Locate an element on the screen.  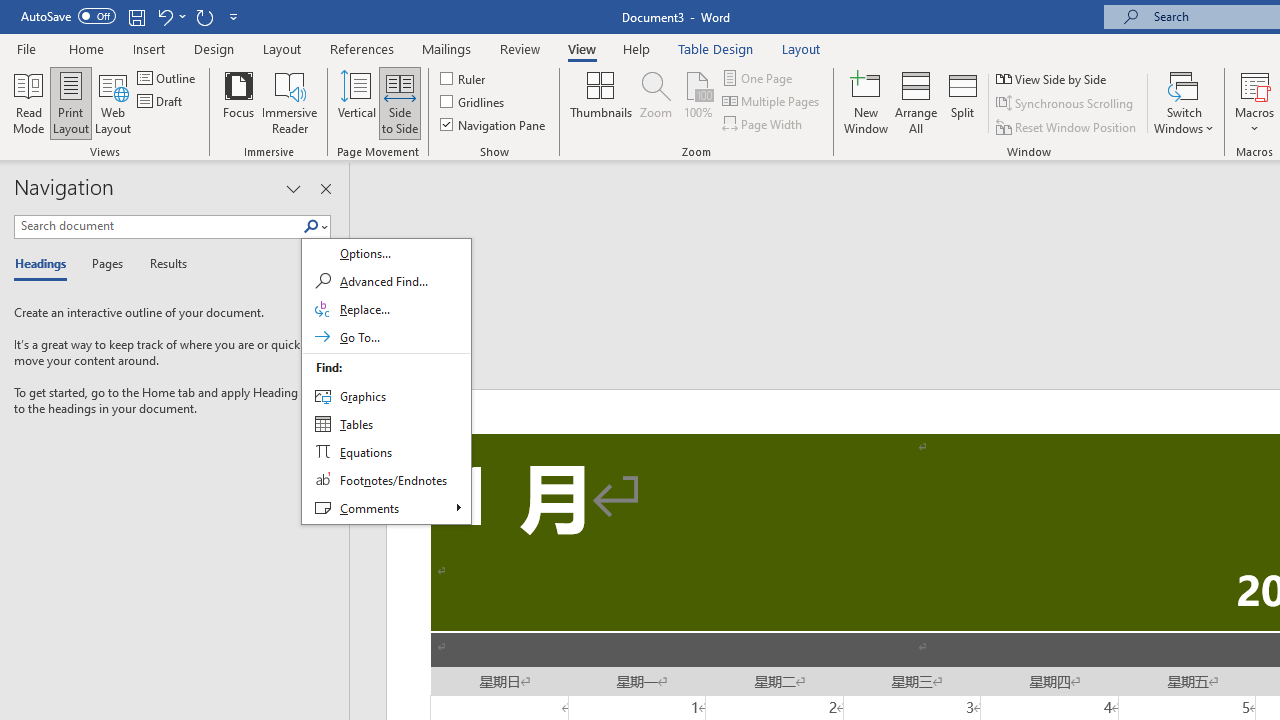
'Review' is located at coordinates (520, 48).